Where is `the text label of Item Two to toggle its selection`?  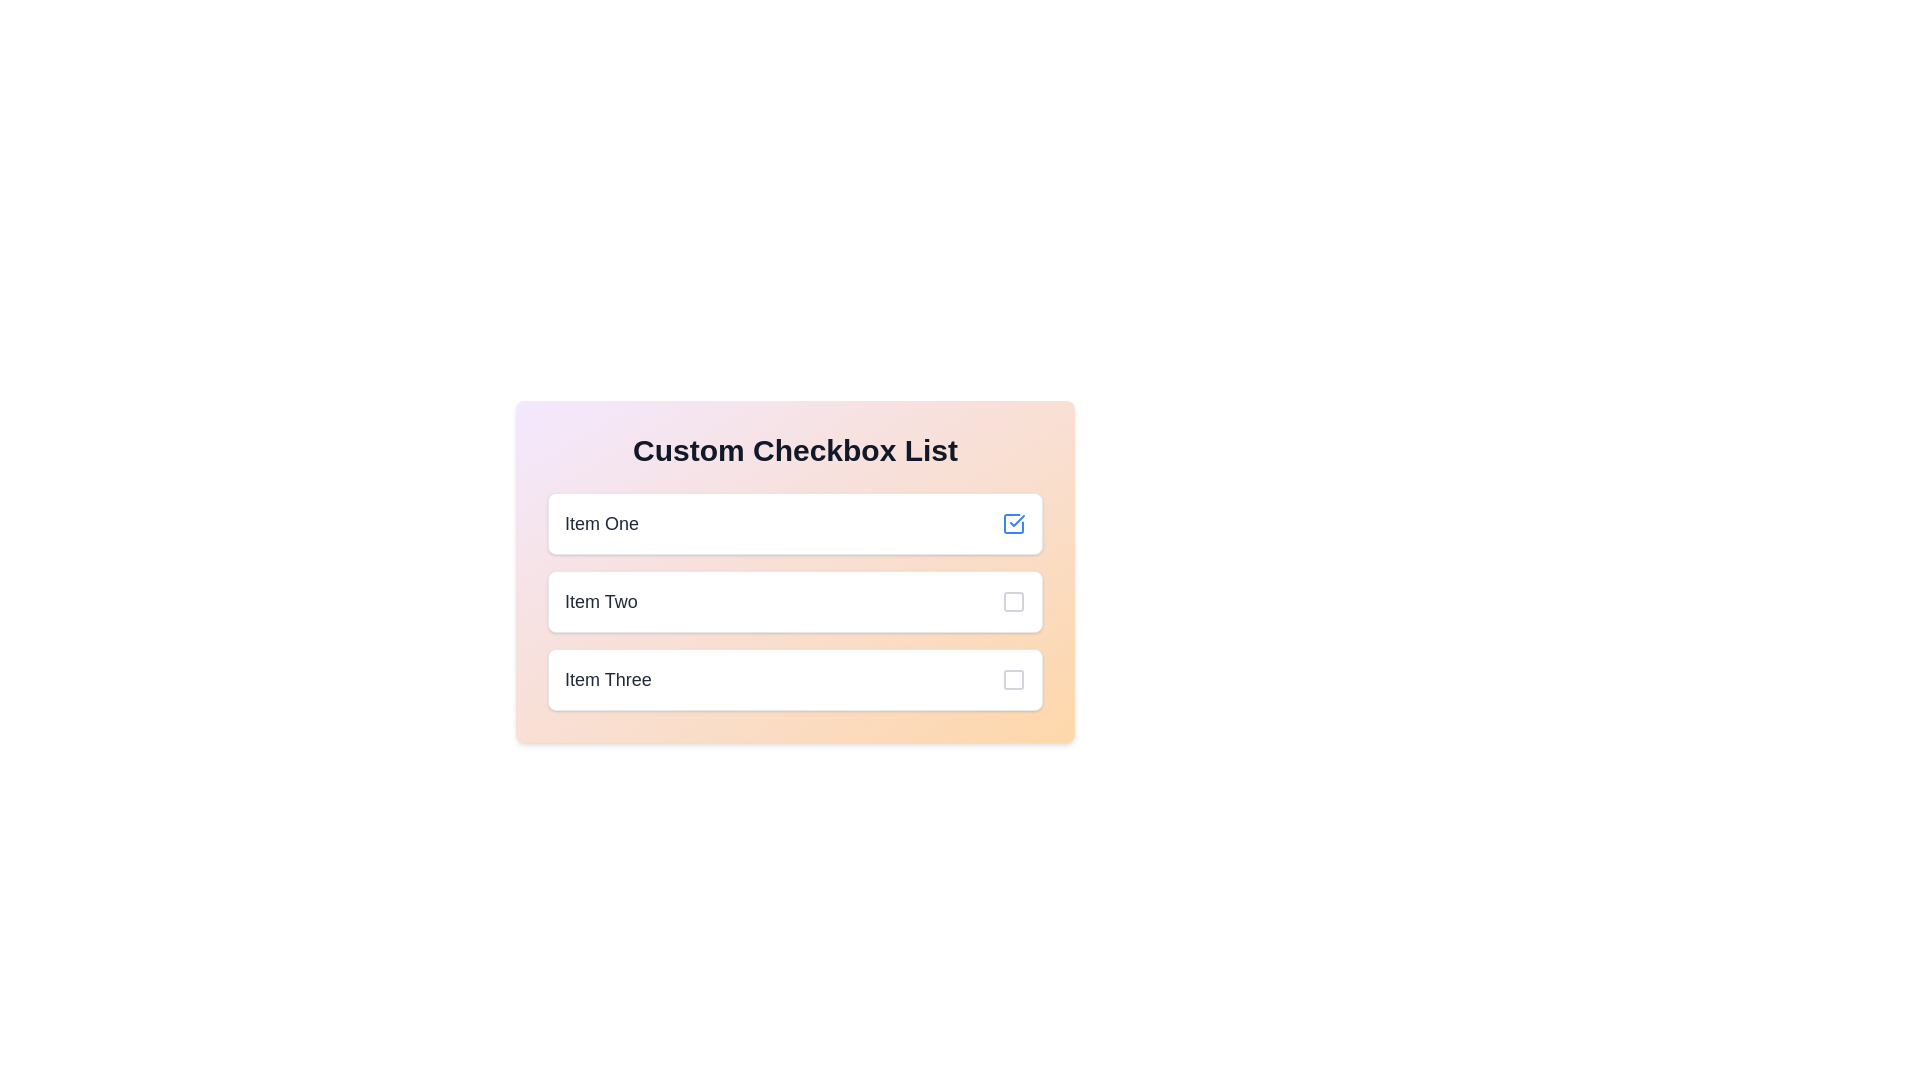 the text label of Item Two to toggle its selection is located at coordinates (599, 600).